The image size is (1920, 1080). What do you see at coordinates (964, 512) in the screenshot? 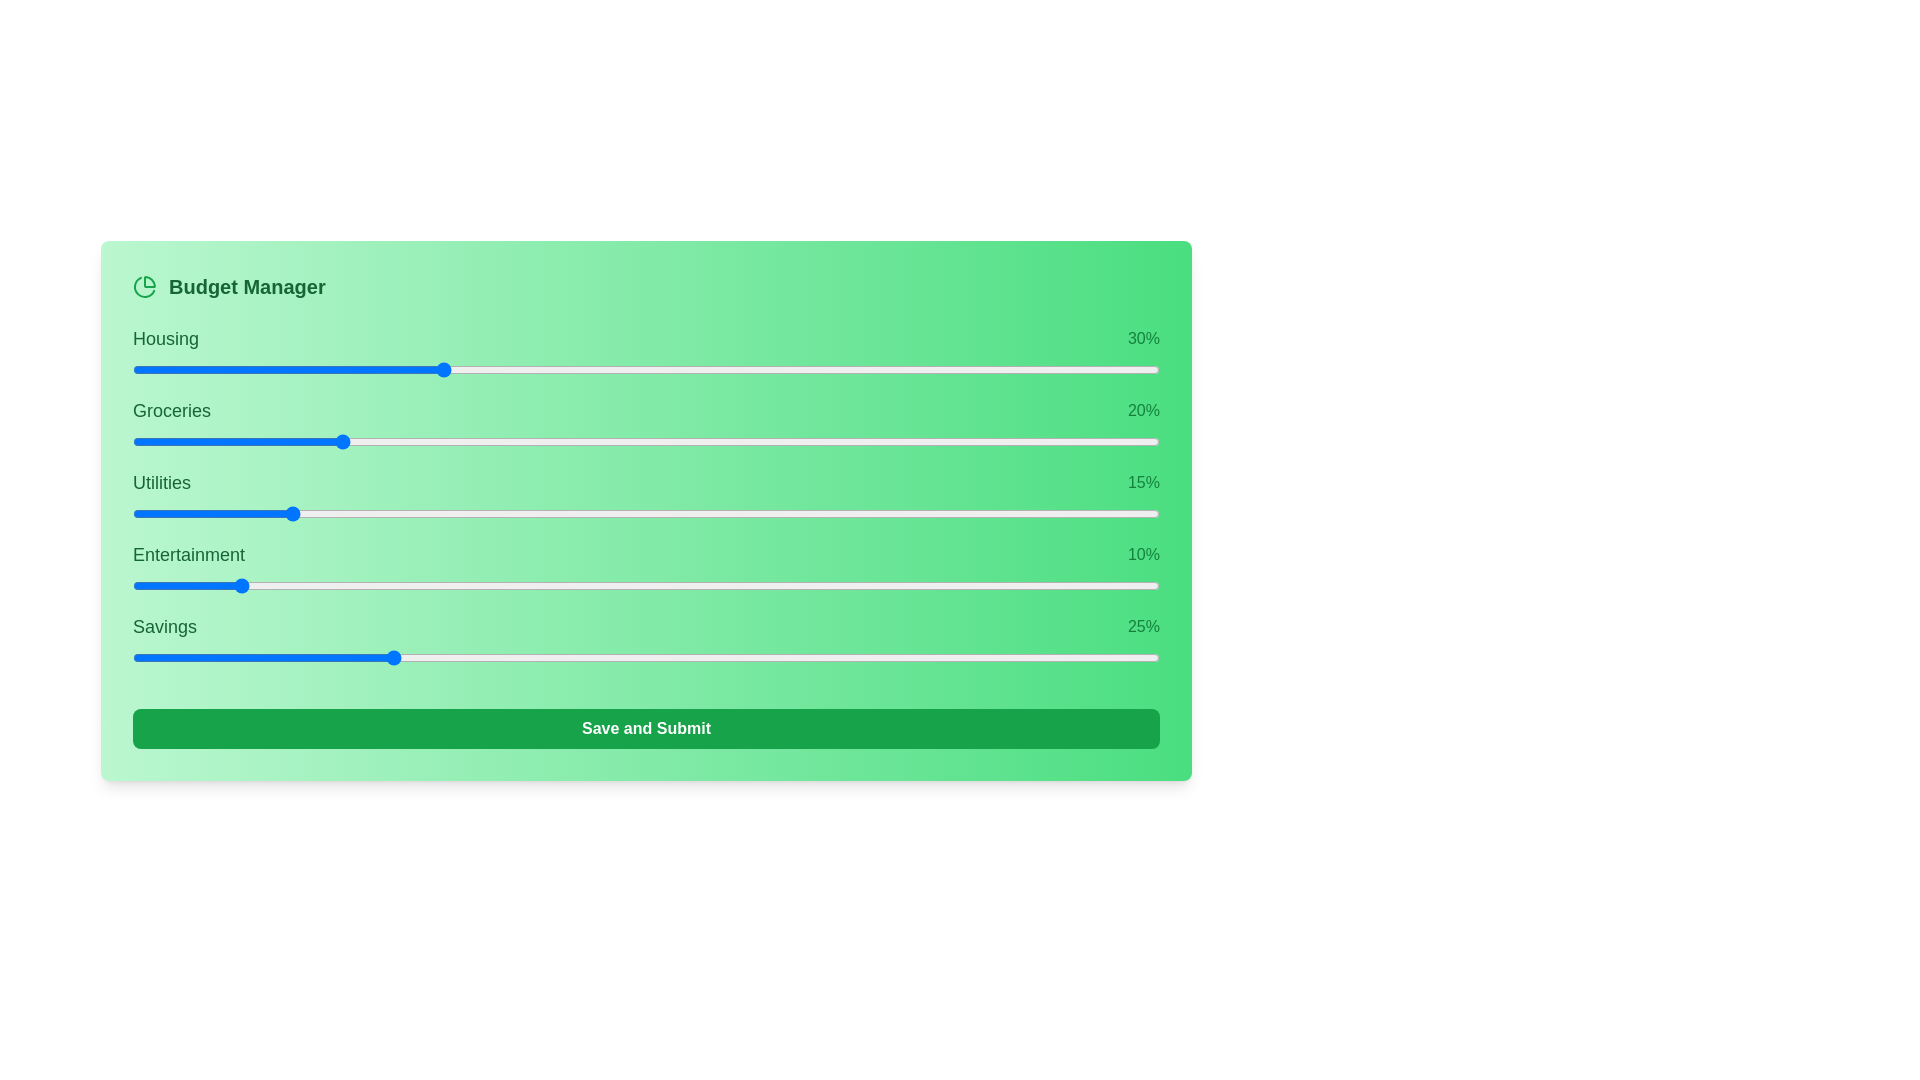
I see `the slider for 2 to 62% allocation` at bounding box center [964, 512].